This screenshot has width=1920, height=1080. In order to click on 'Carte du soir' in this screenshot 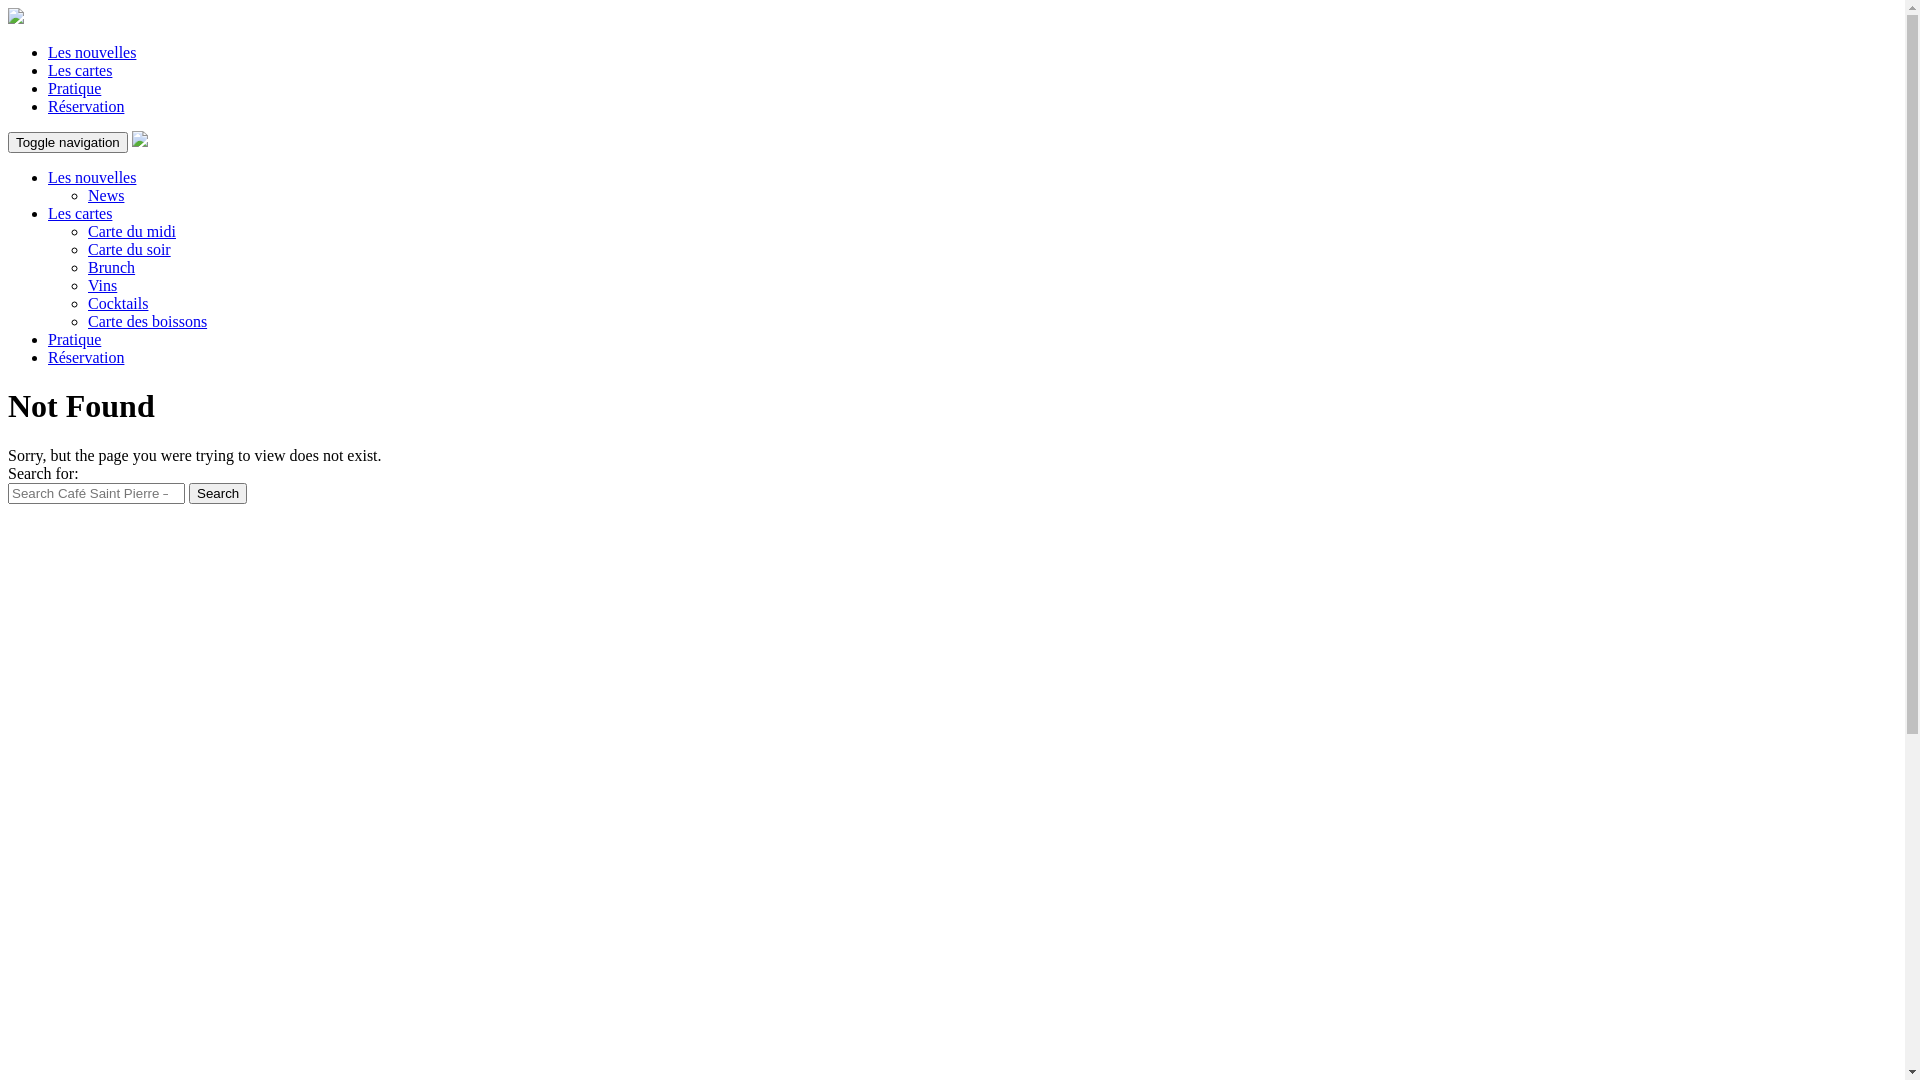, I will do `click(128, 248)`.